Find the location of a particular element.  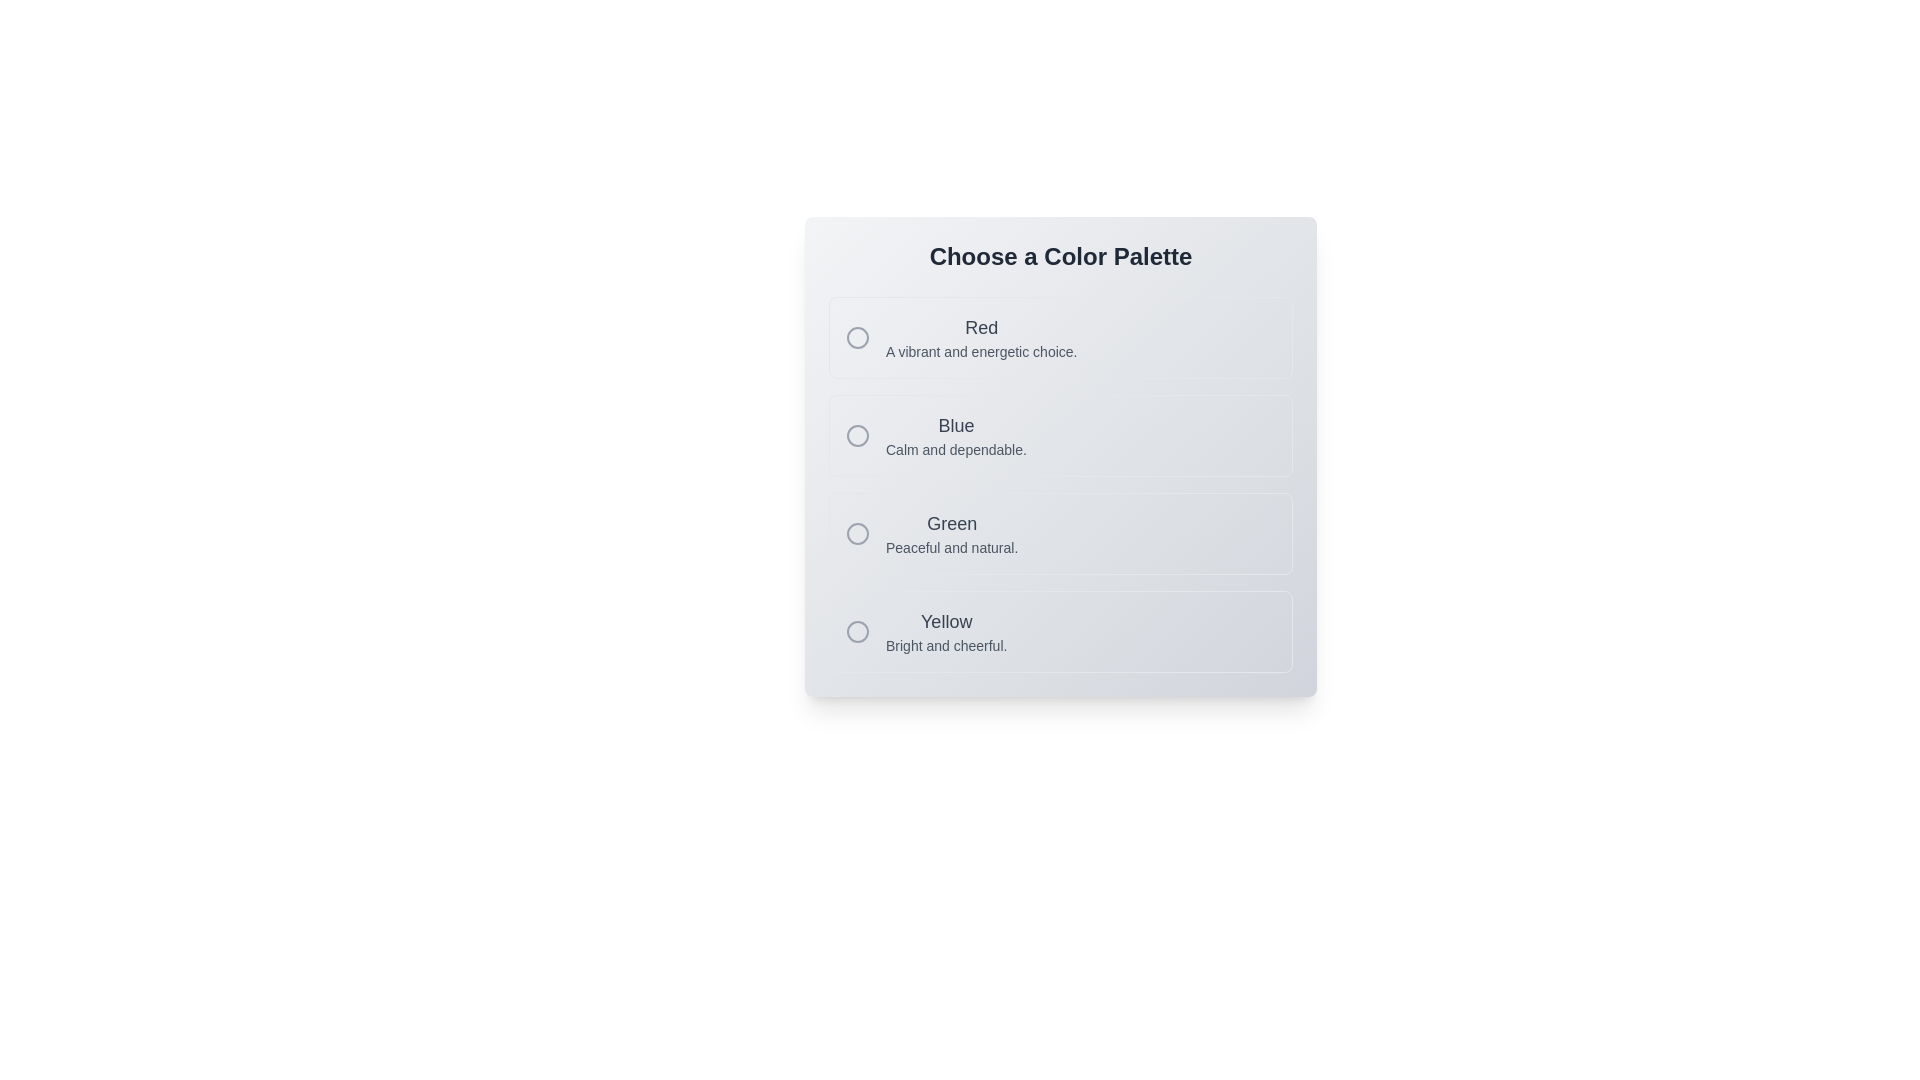

the static text element that serves as the title for the selectable option 'Green', which is centrally located in the third option of a vertically stacked list is located at coordinates (951, 523).